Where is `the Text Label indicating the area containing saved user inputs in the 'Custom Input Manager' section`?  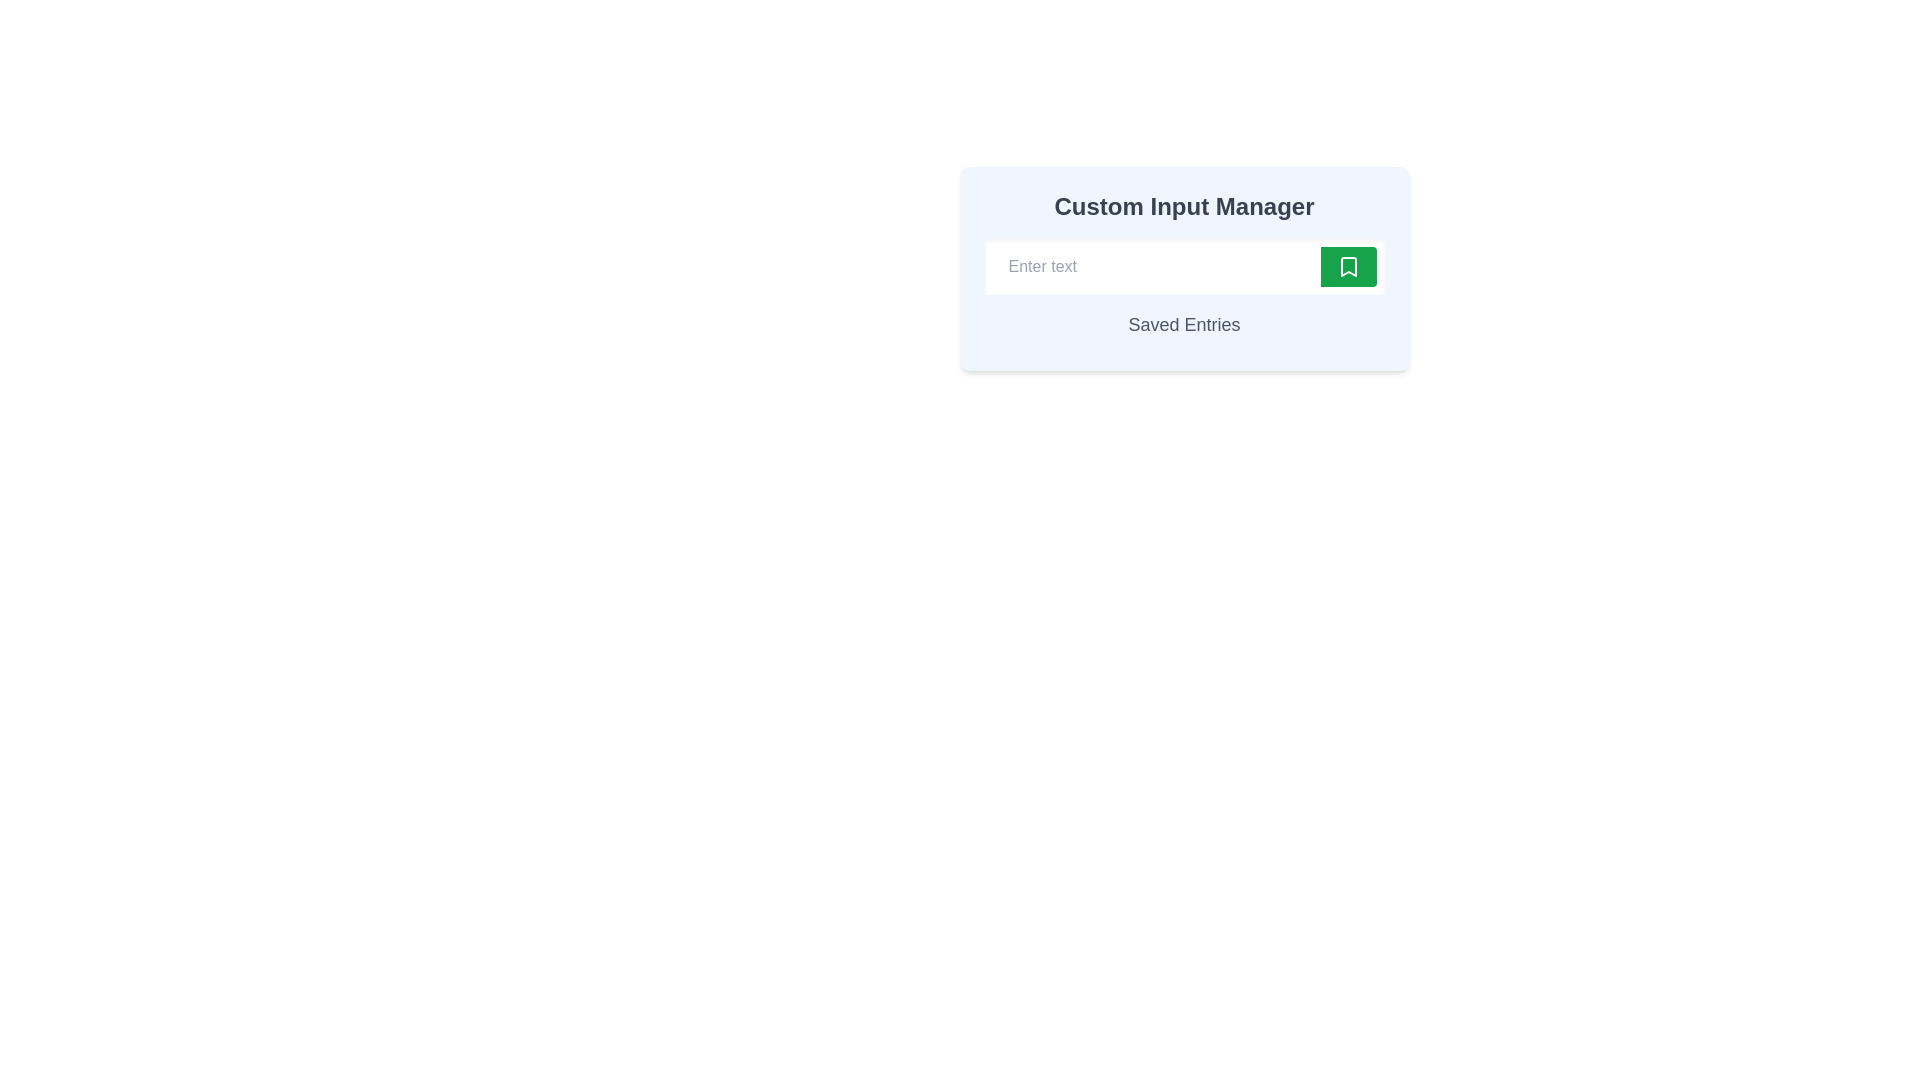
the Text Label indicating the area containing saved user inputs in the 'Custom Input Manager' section is located at coordinates (1184, 323).